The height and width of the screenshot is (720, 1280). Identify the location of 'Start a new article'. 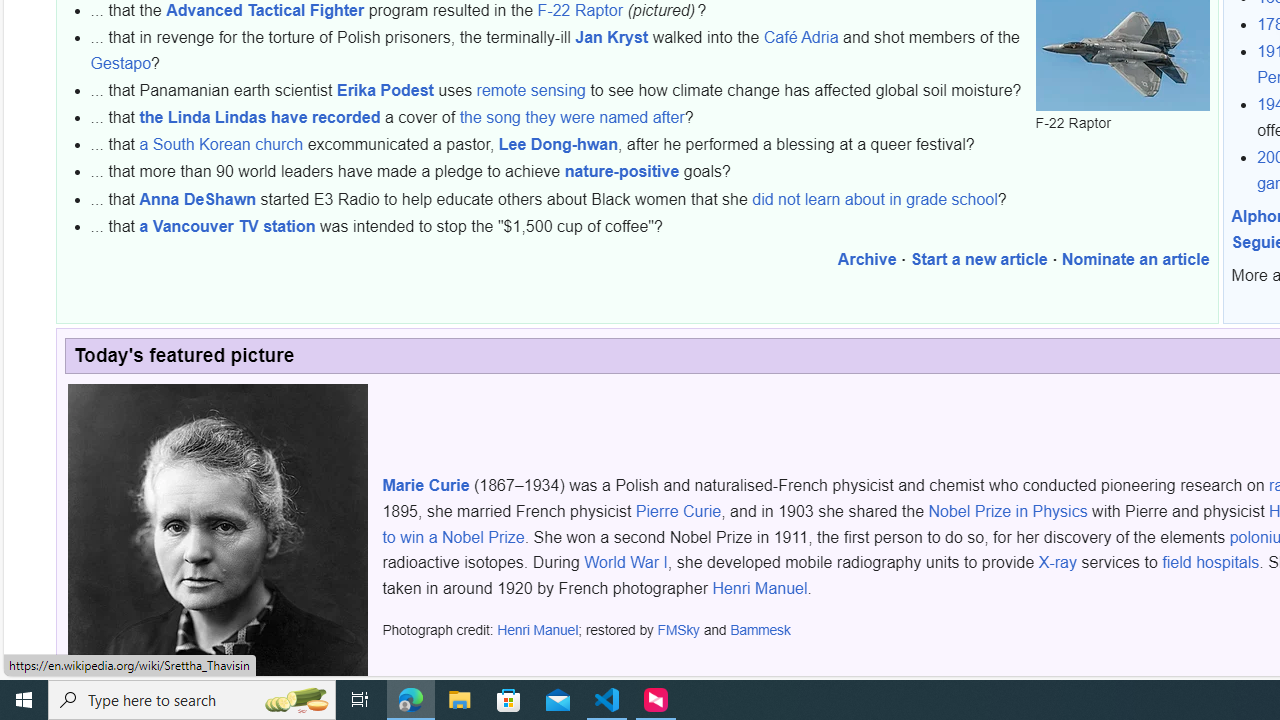
(979, 259).